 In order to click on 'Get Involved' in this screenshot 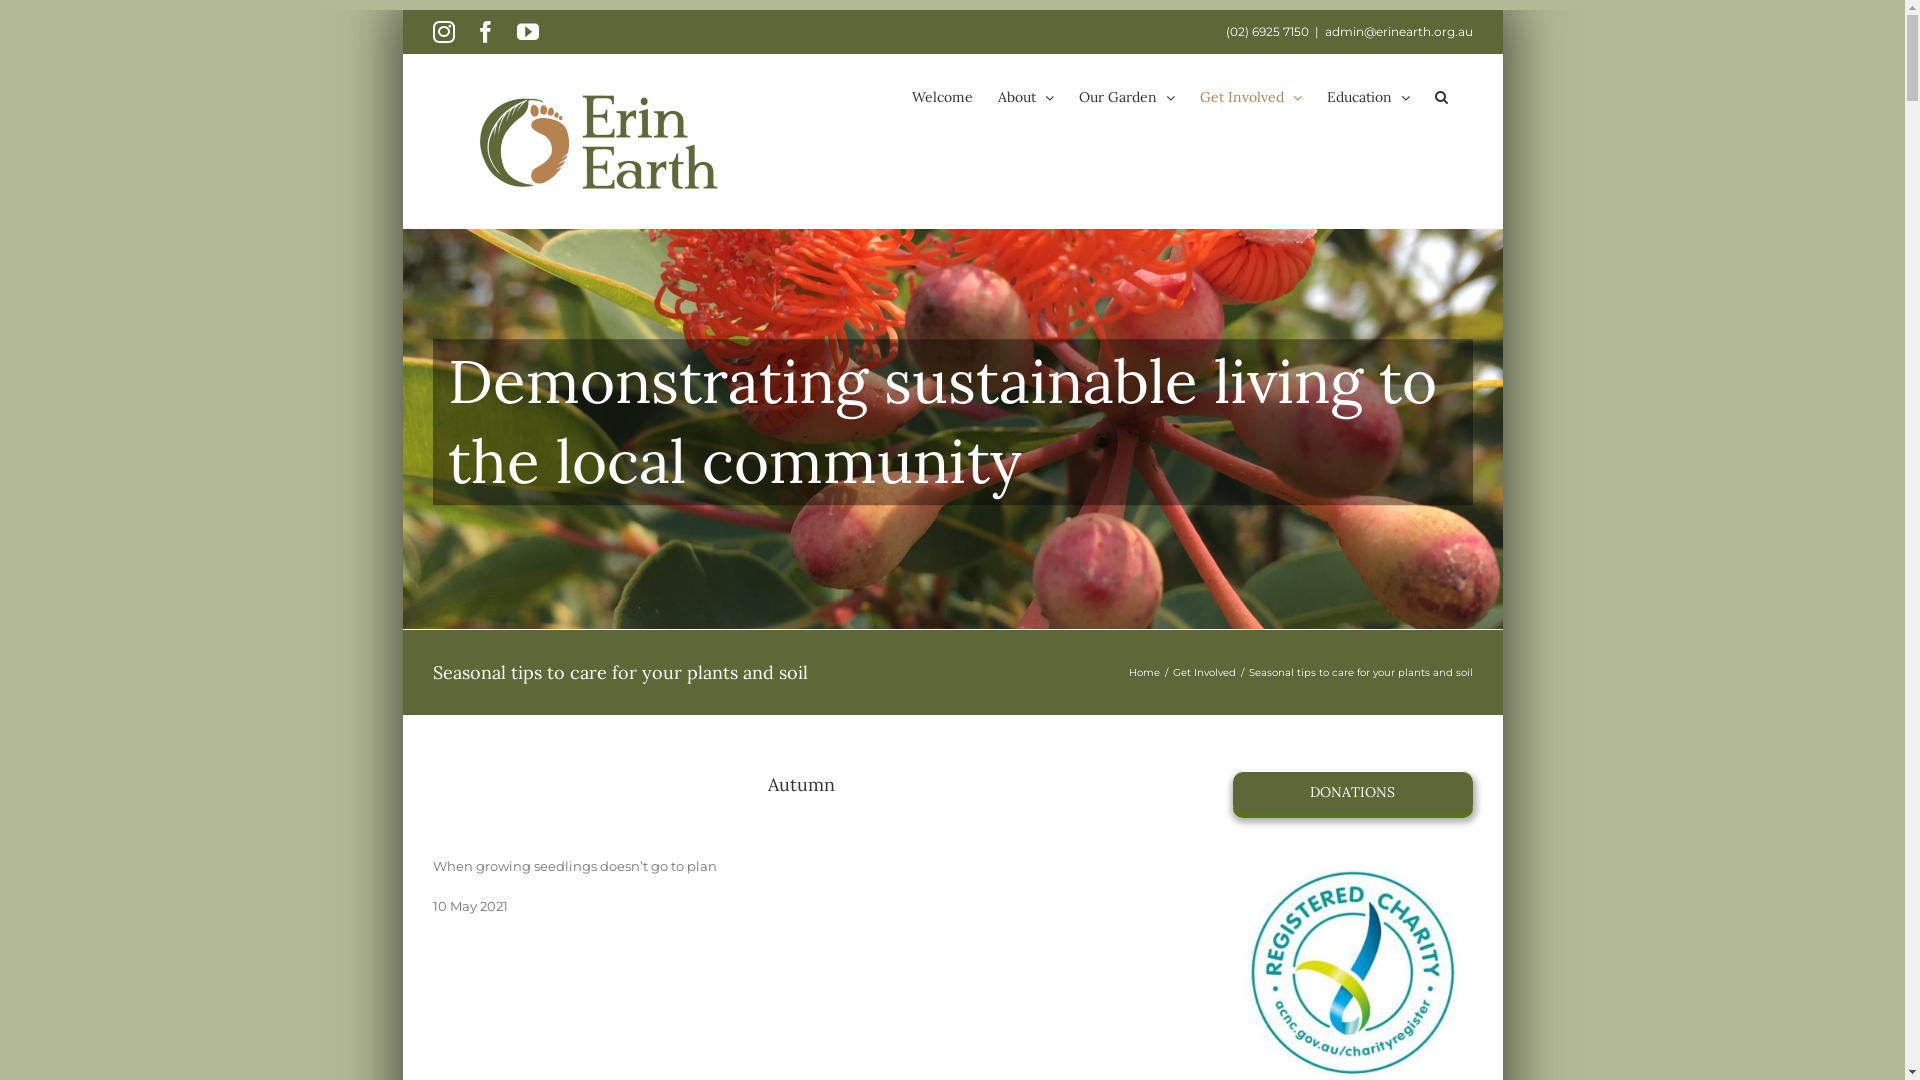, I will do `click(1202, 672)`.